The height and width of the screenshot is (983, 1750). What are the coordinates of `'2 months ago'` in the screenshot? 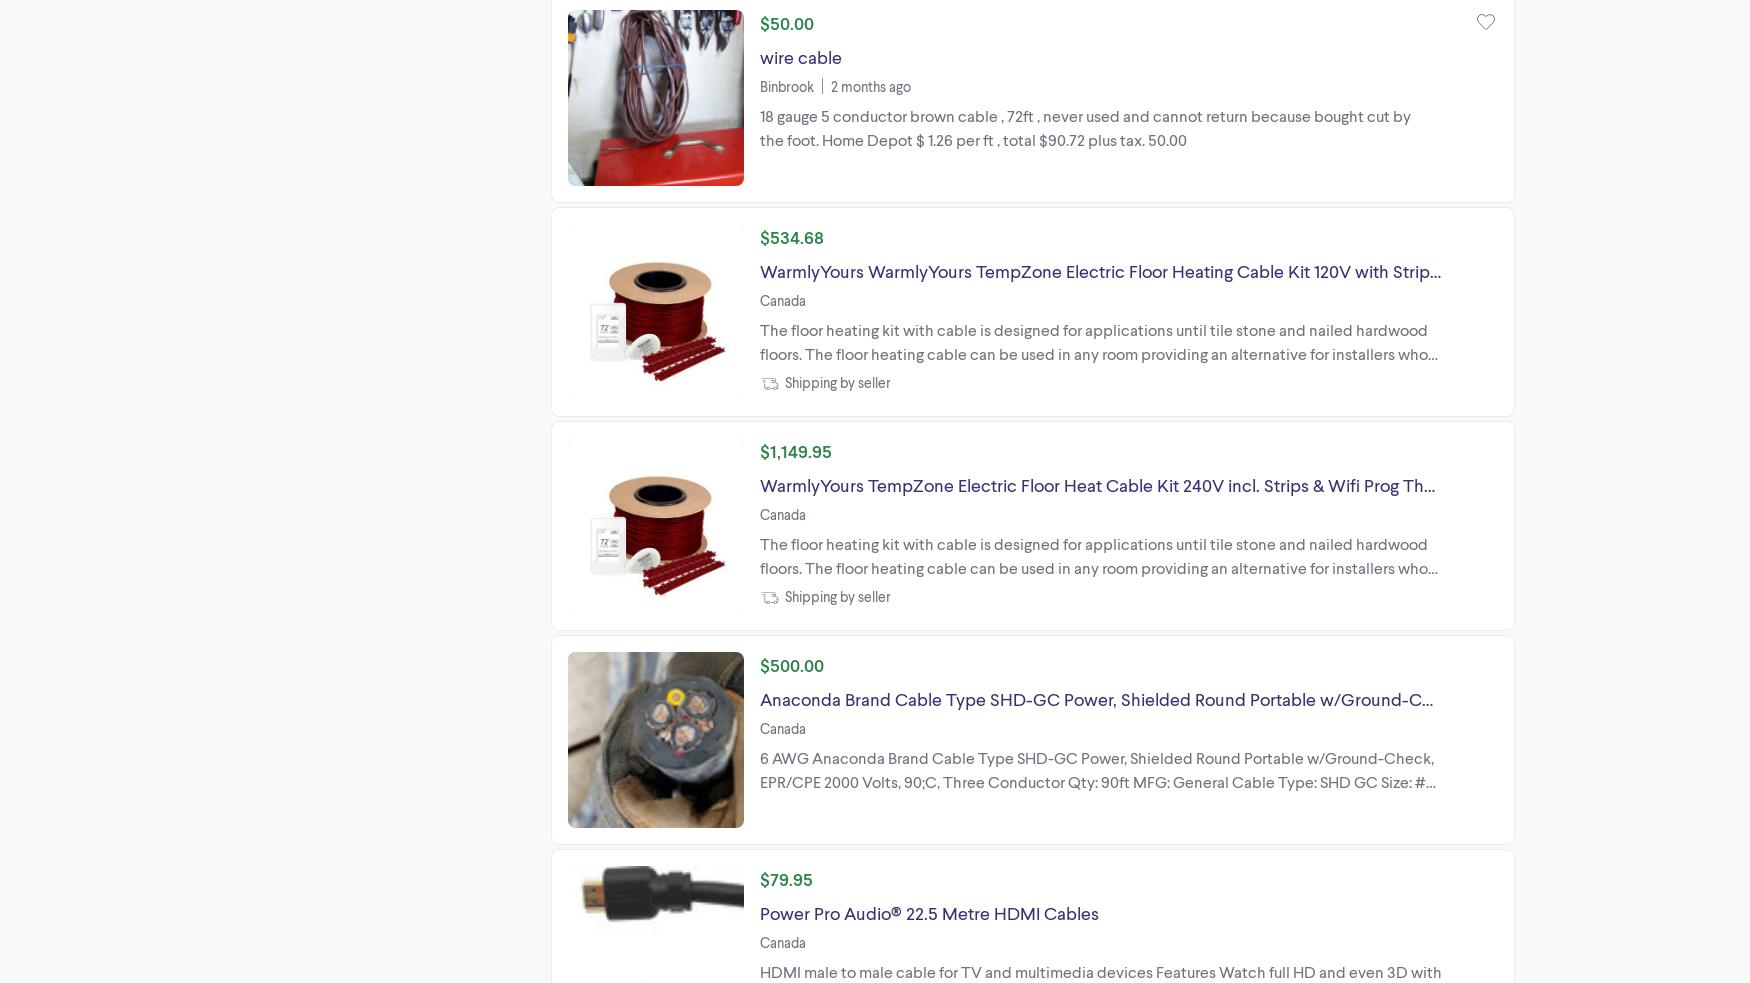 It's located at (870, 84).